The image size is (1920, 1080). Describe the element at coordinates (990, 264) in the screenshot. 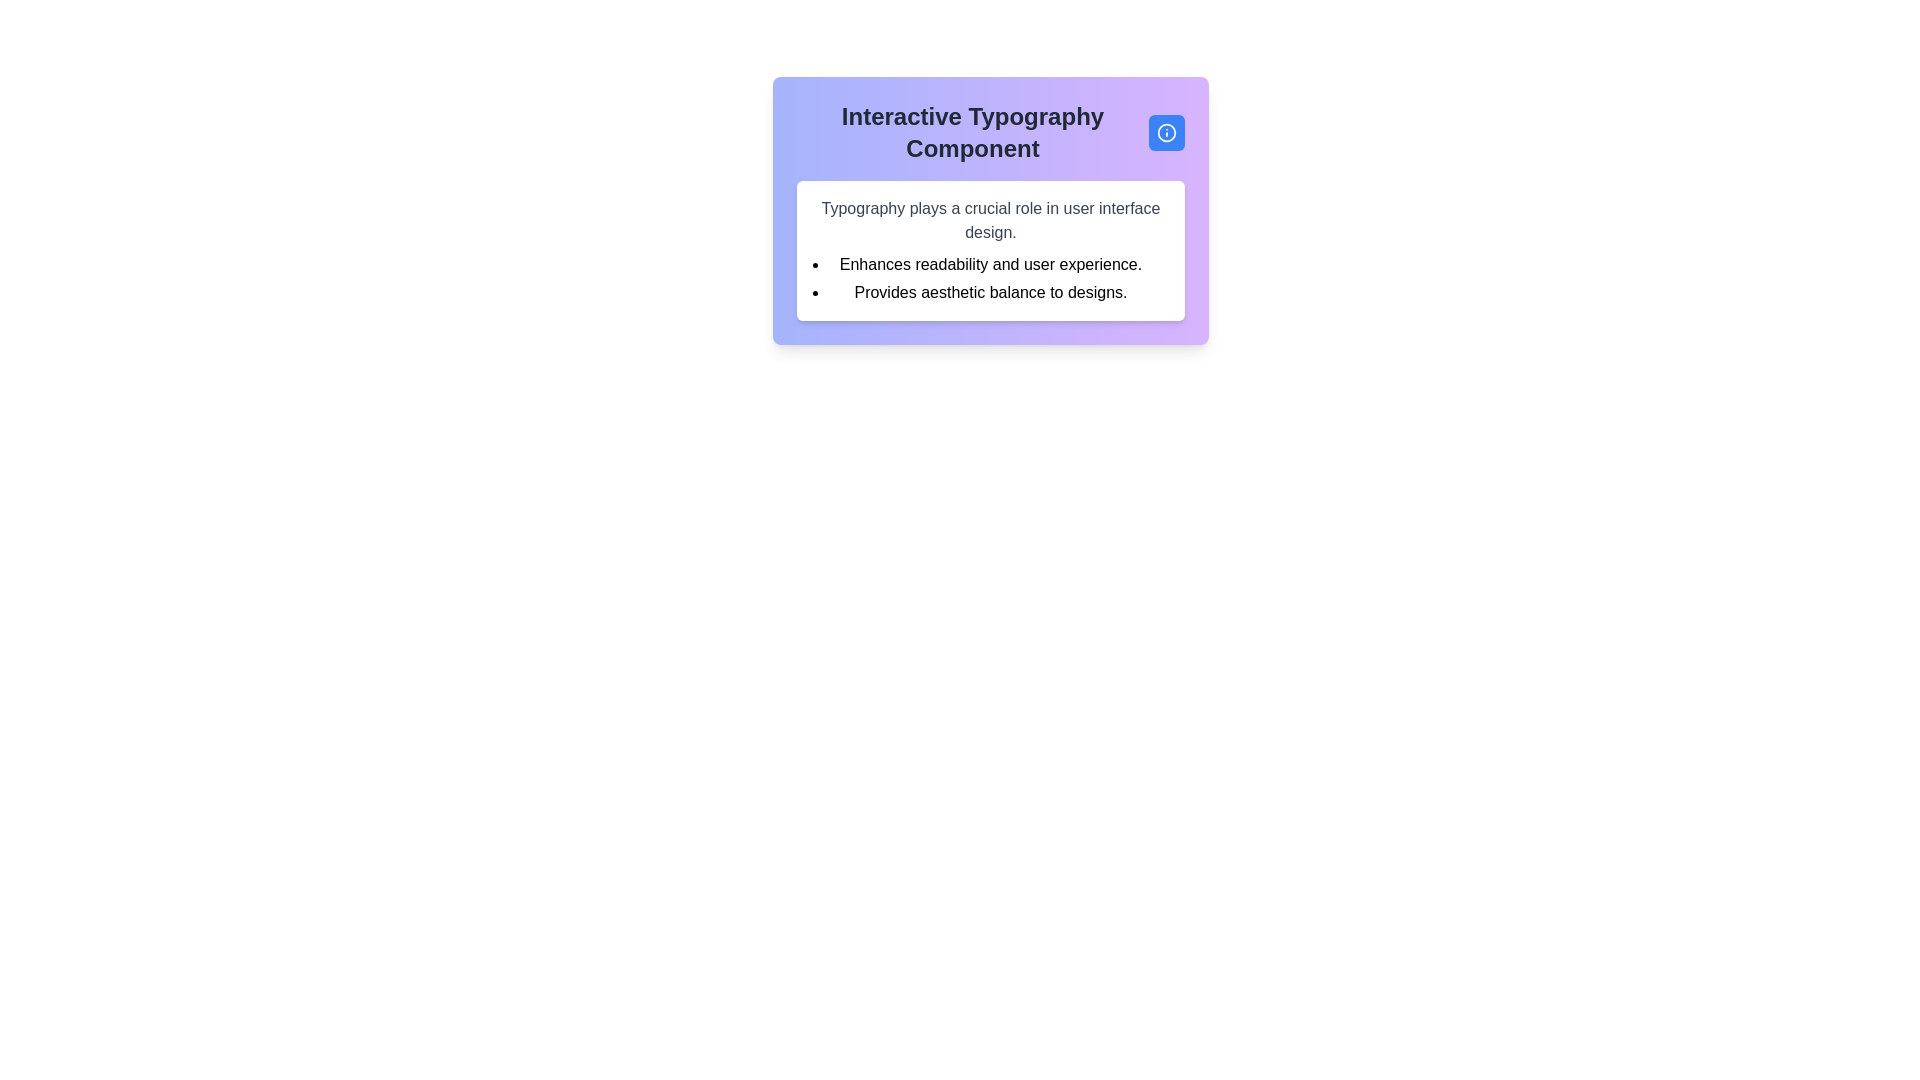

I see `the first bulleted list item that enhances readability and user experience as a reference for understanding the topic` at that location.